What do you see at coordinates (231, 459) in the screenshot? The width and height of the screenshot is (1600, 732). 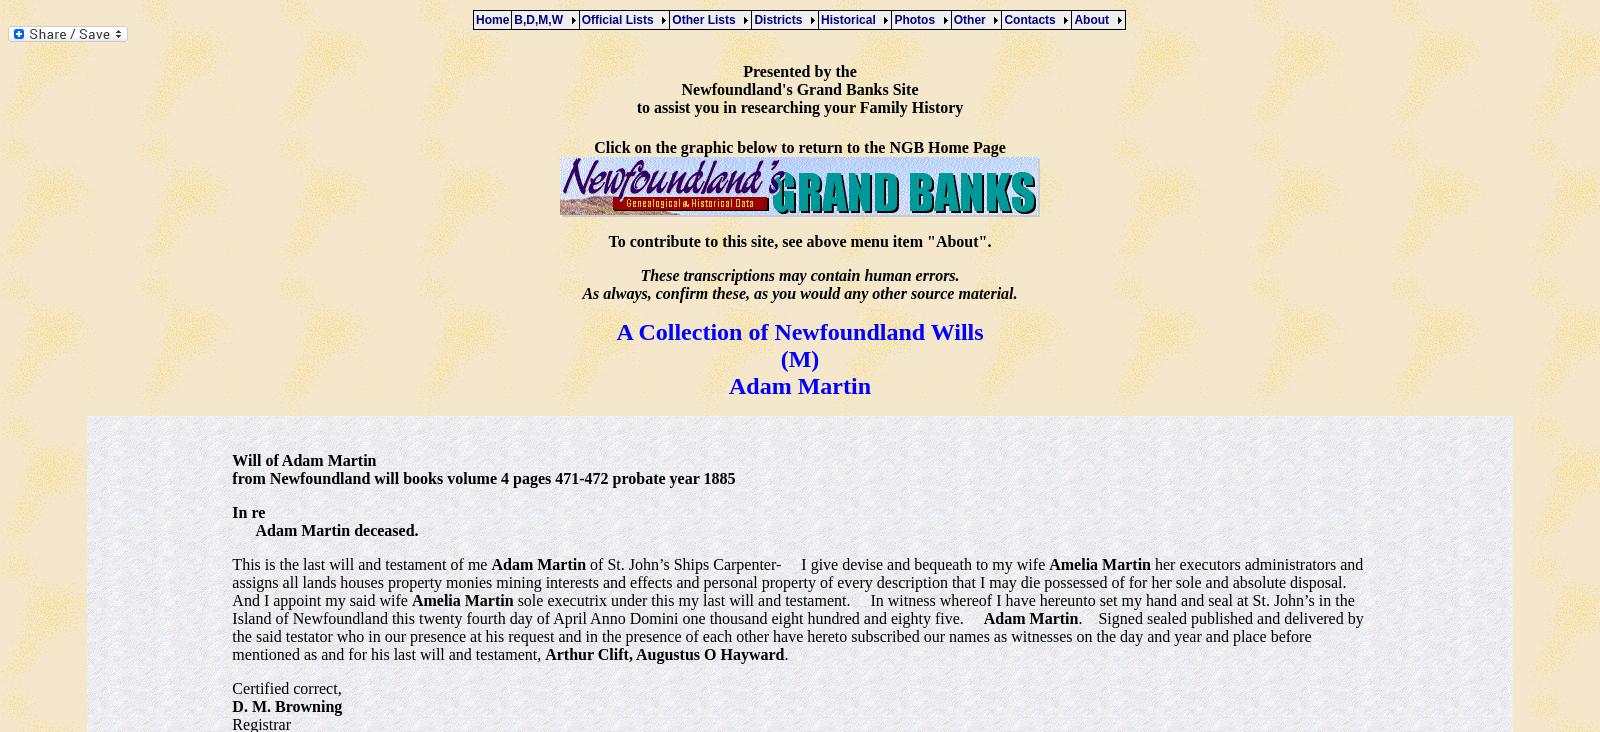 I see `'Will of Adam Martin'` at bounding box center [231, 459].